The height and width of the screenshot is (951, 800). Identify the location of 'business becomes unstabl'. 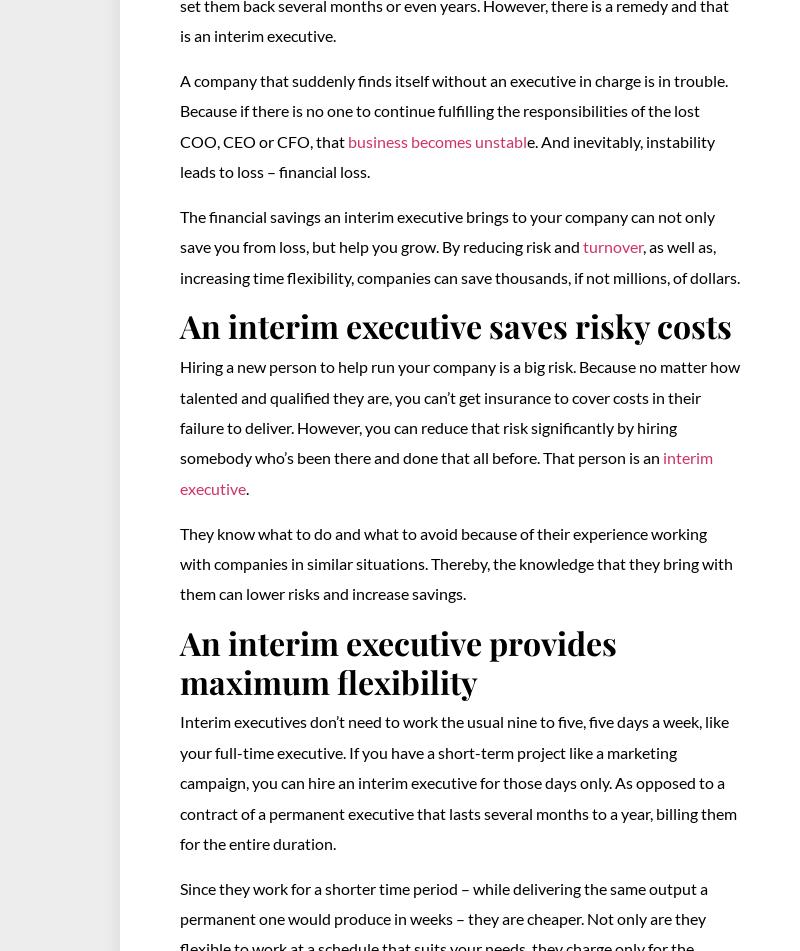
(436, 140).